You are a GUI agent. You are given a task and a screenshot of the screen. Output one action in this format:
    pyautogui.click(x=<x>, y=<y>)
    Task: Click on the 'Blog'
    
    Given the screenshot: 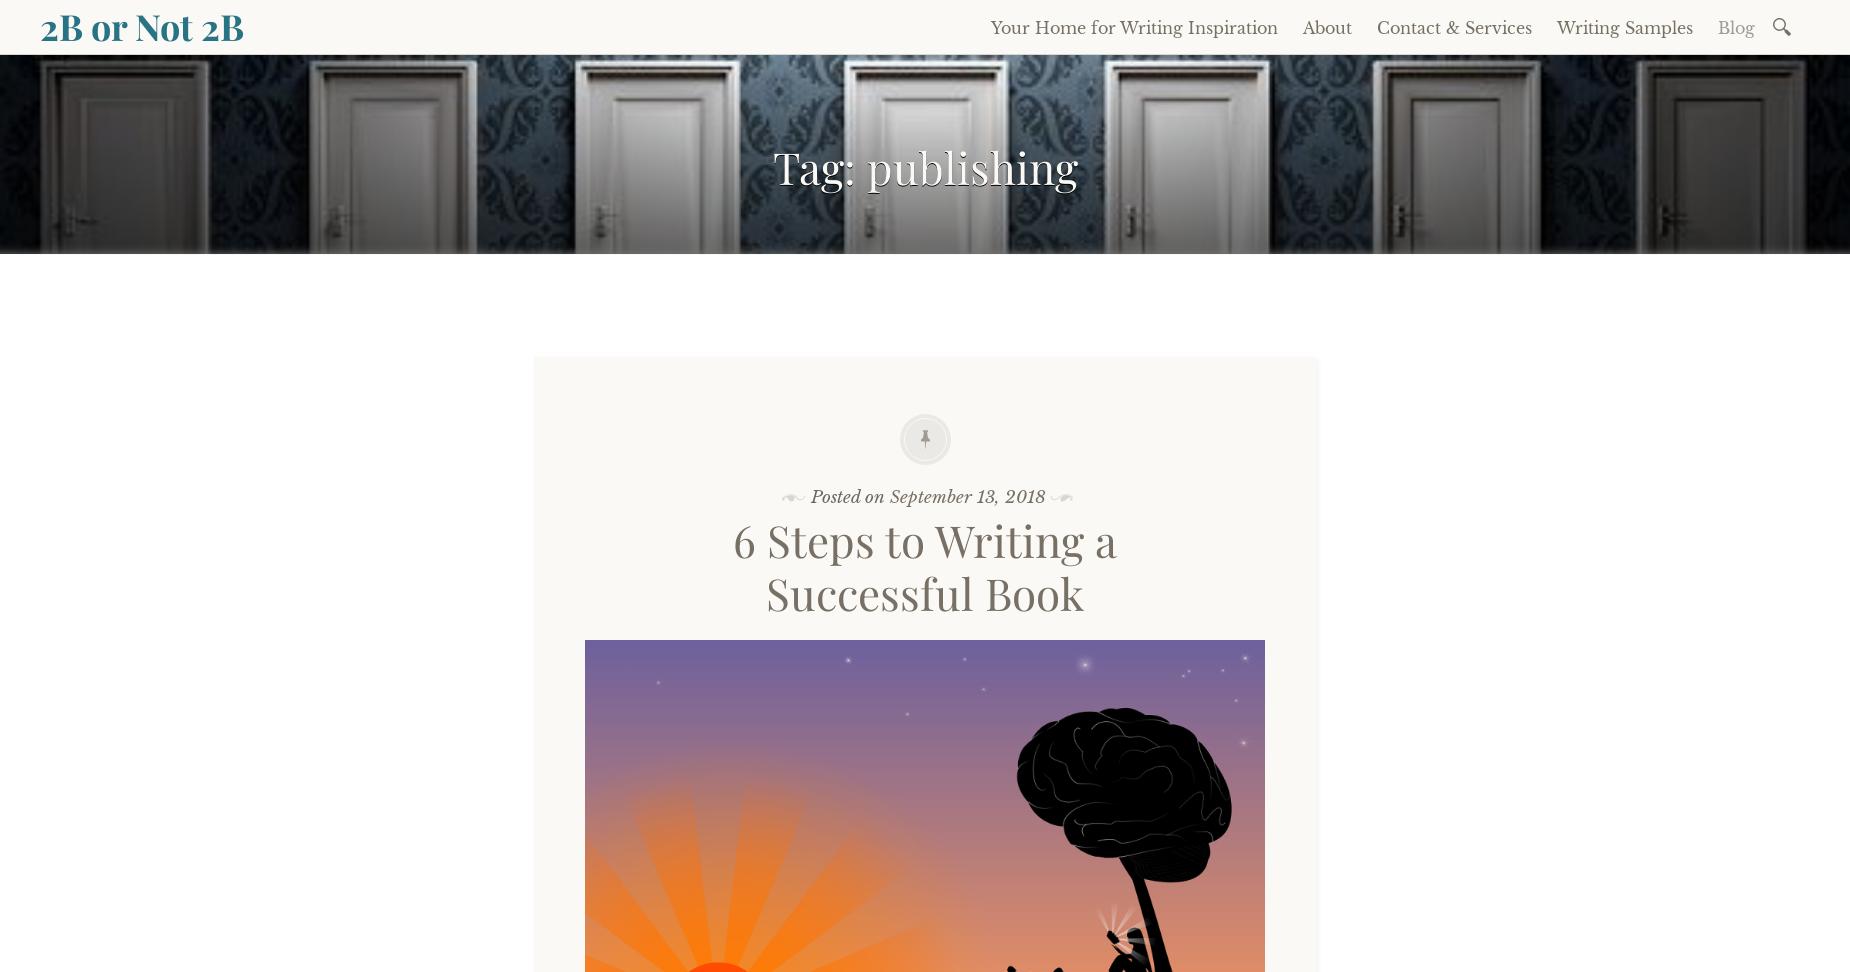 What is the action you would take?
    pyautogui.click(x=1736, y=27)
    